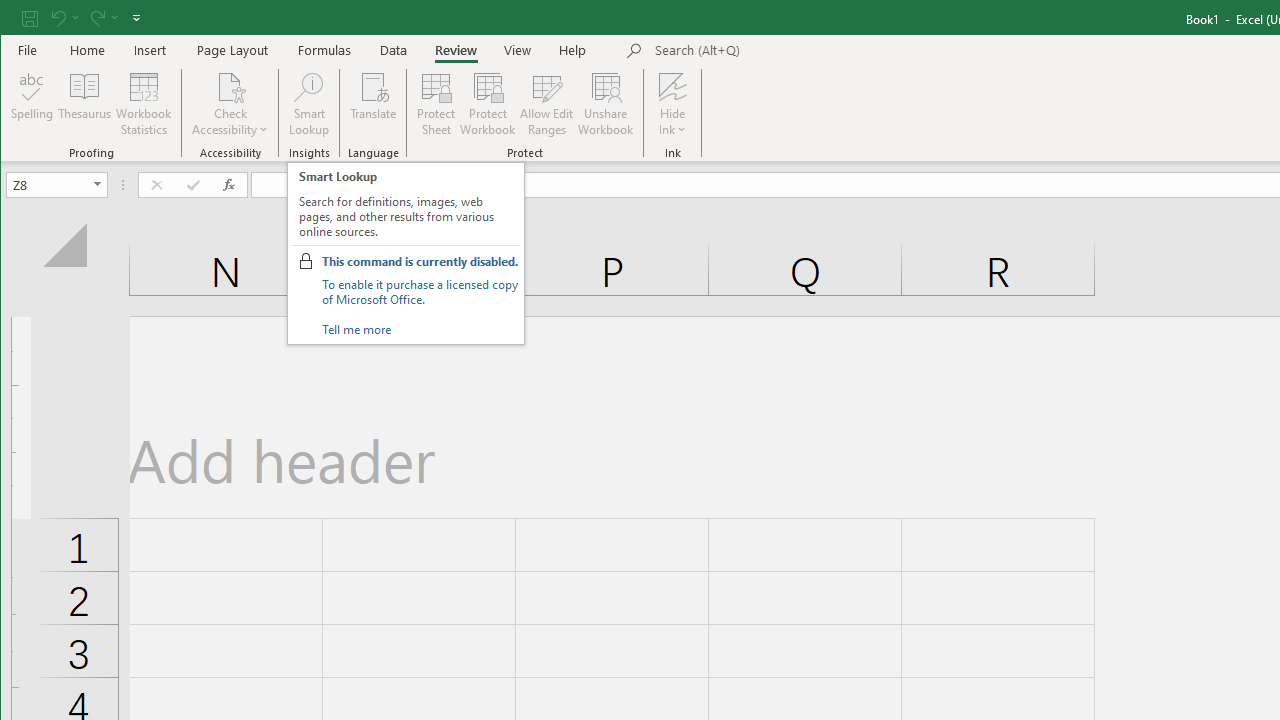  What do you see at coordinates (143, 104) in the screenshot?
I see `'Workbook Statistics'` at bounding box center [143, 104].